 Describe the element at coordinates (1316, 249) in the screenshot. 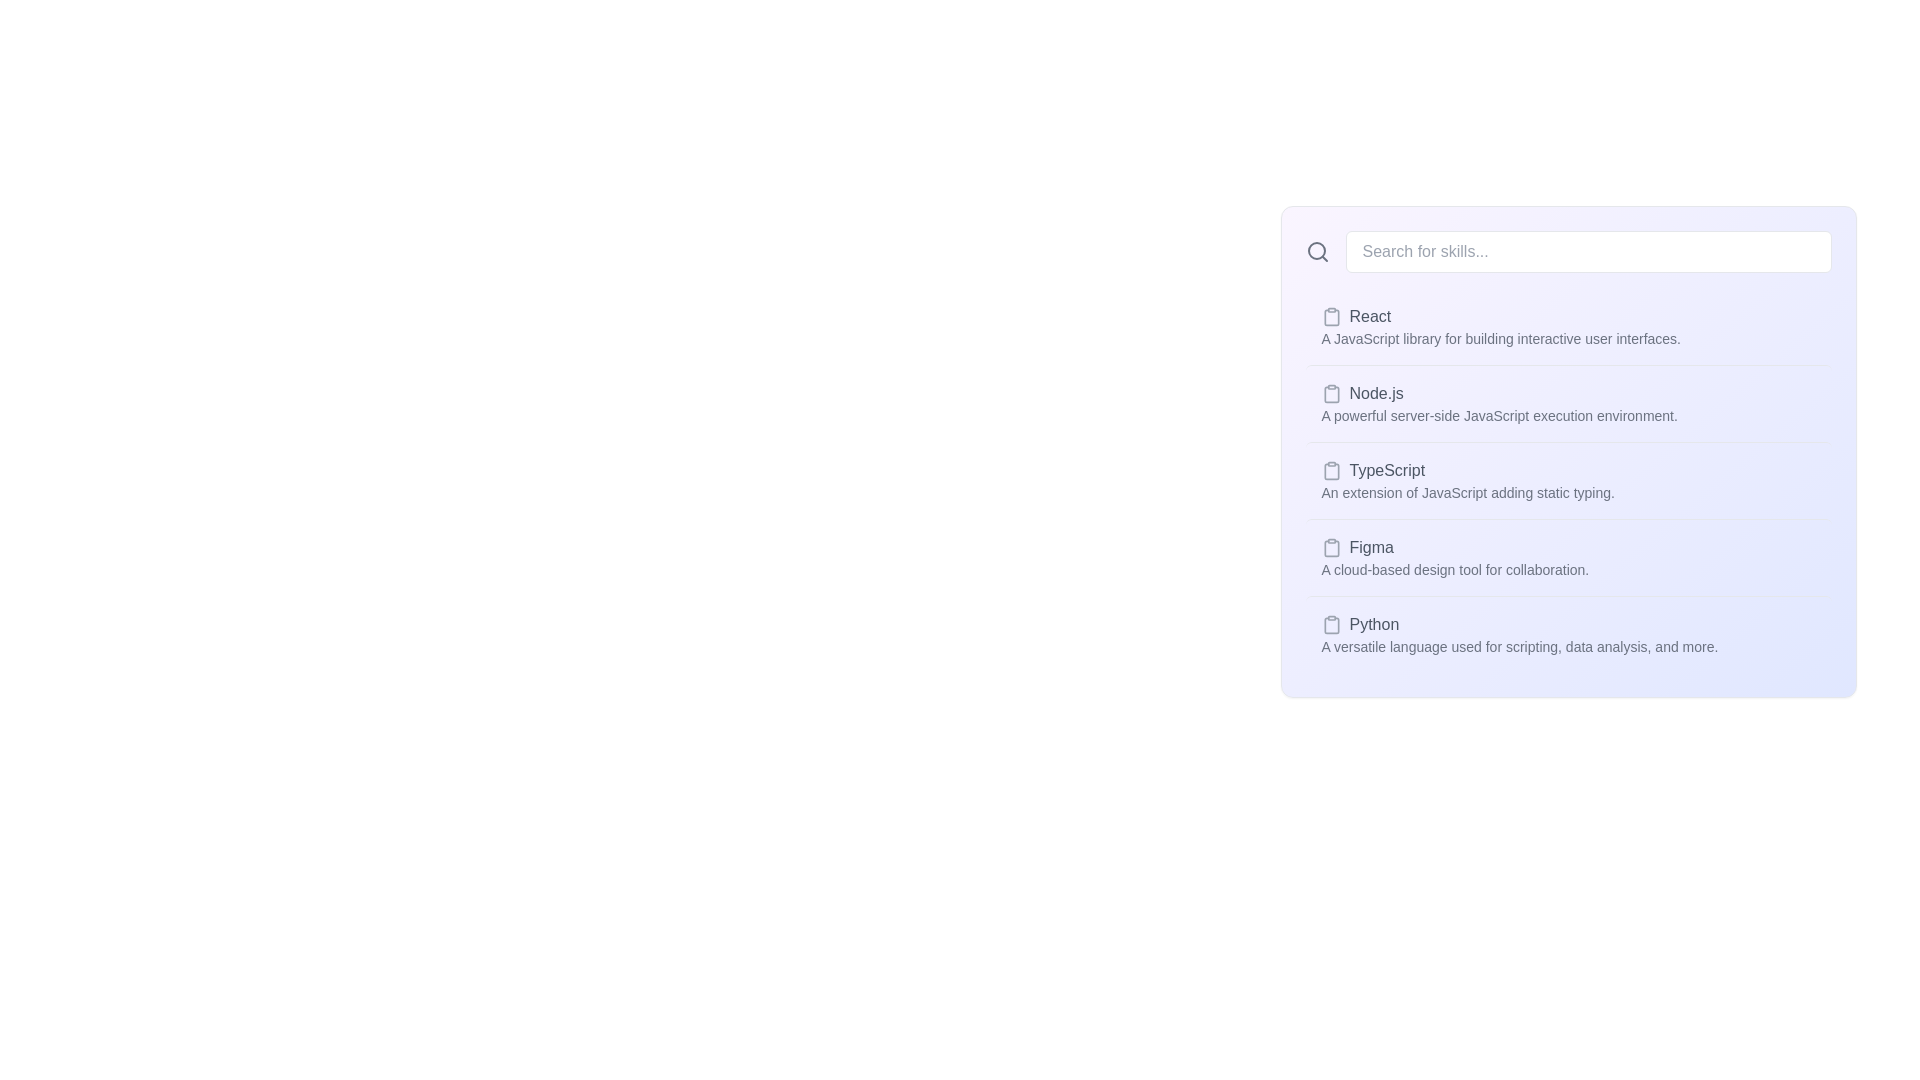

I see `the input field for the search feature by clicking the hollow circle of the search icon` at that location.